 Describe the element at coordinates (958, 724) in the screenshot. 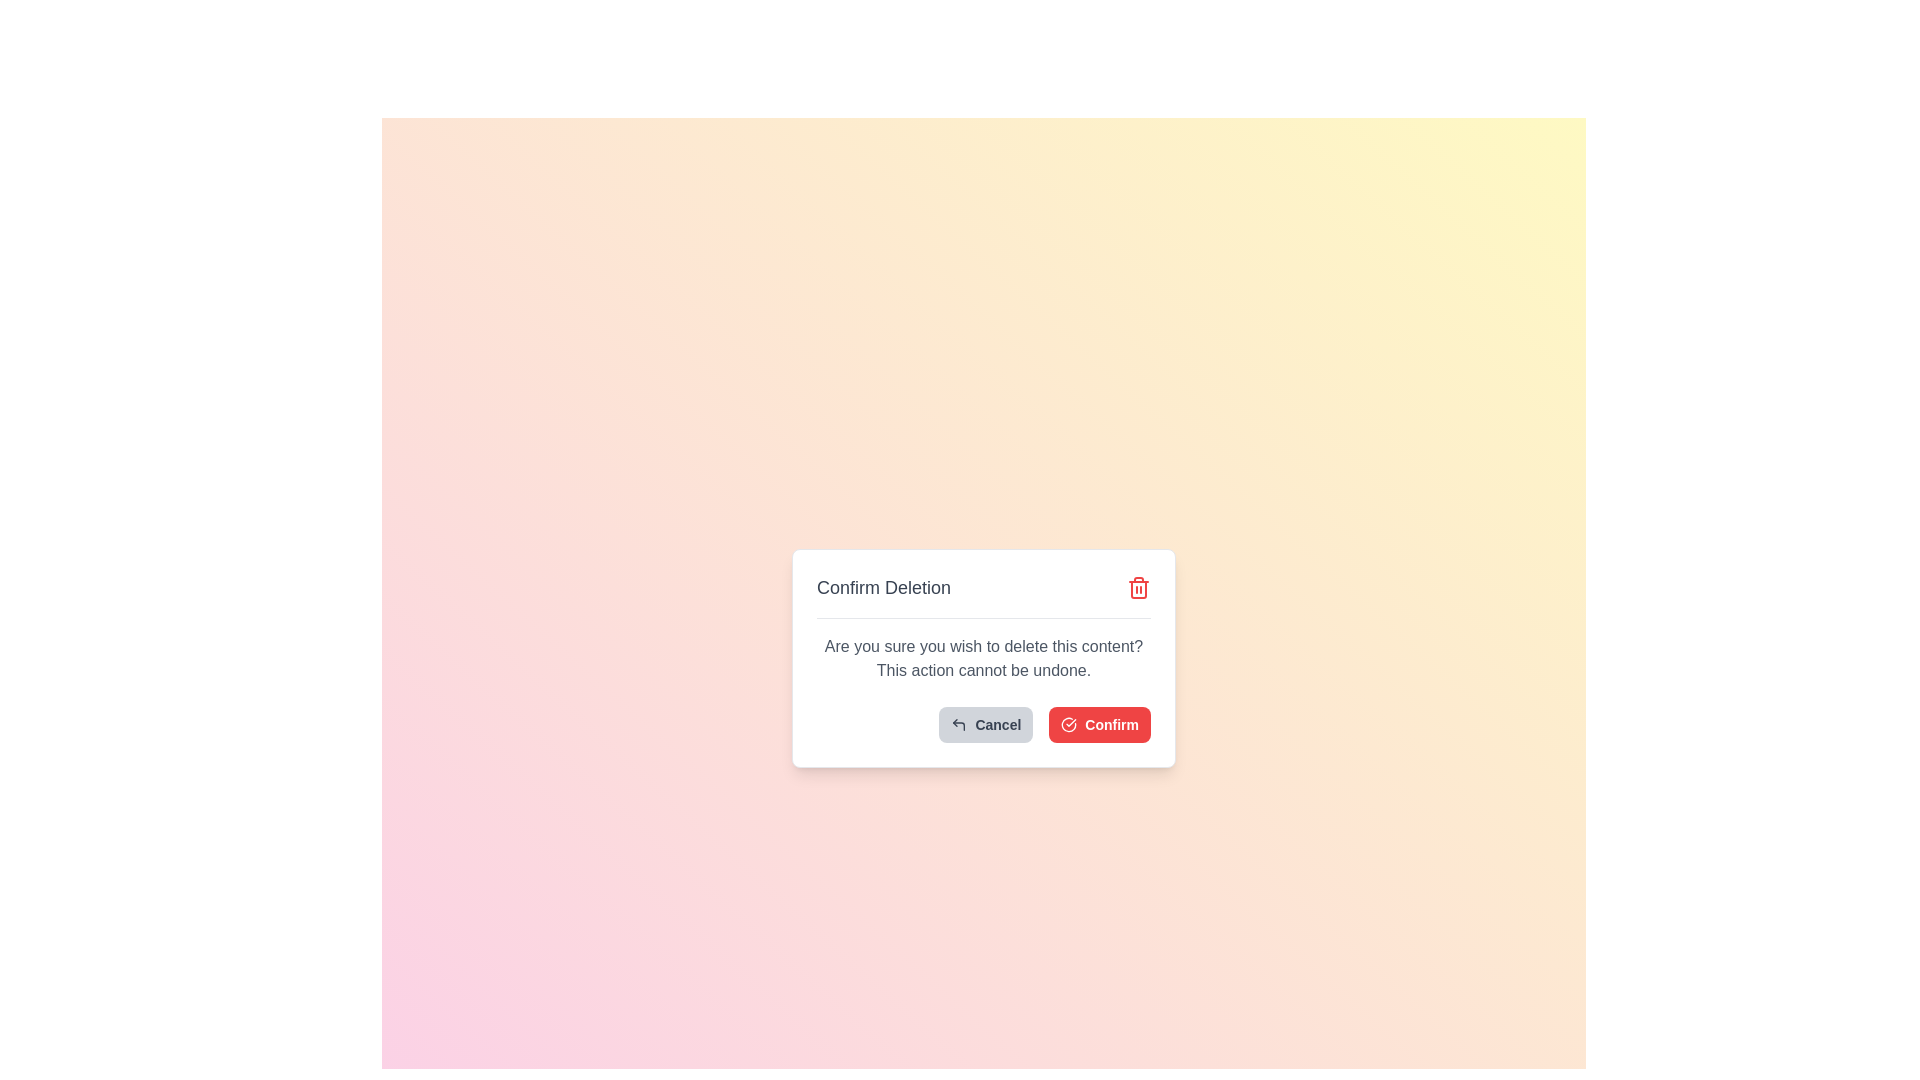

I see `the left-turn upward arrow icon styled with a thin outline and rounded corners located in the bottom-left corner of the confirmation modal, which serves as the 'Cancel' button` at that location.